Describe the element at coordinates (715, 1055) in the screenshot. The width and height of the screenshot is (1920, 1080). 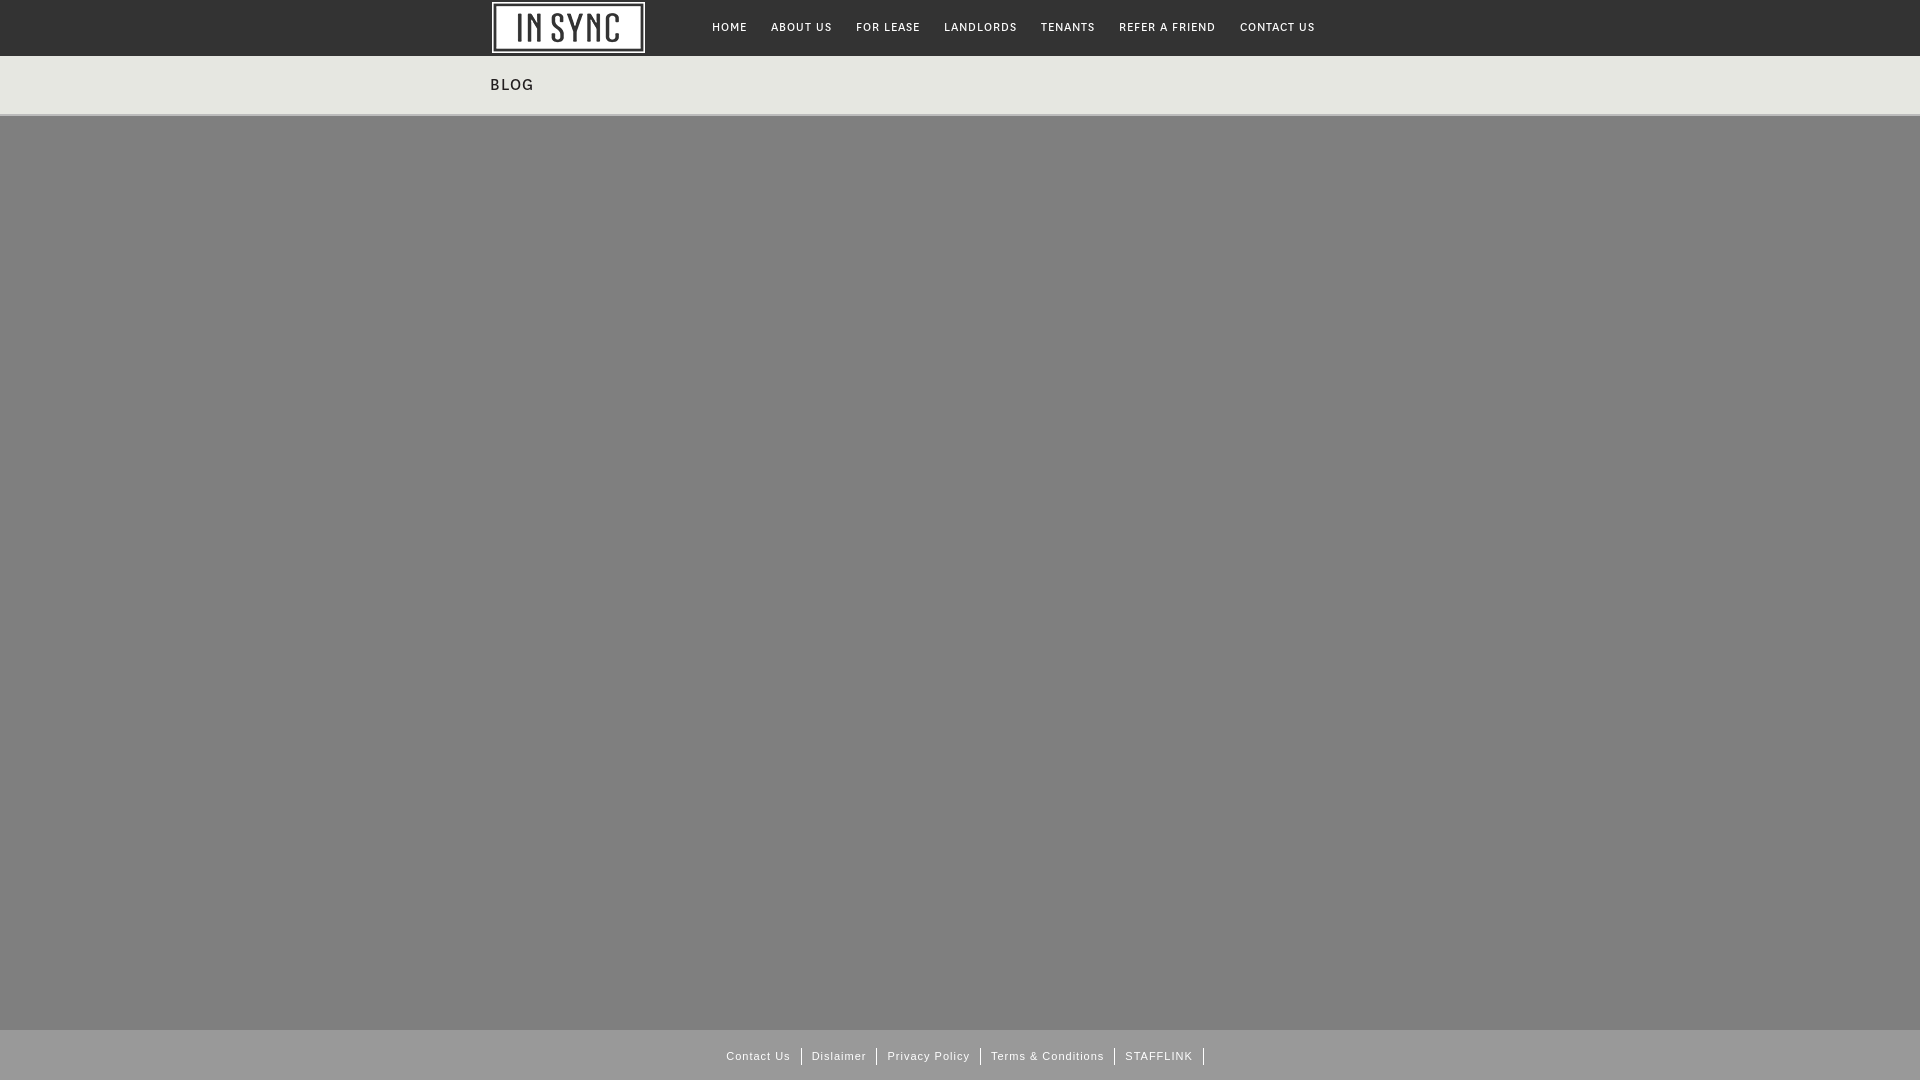
I see `'Contact Us'` at that location.